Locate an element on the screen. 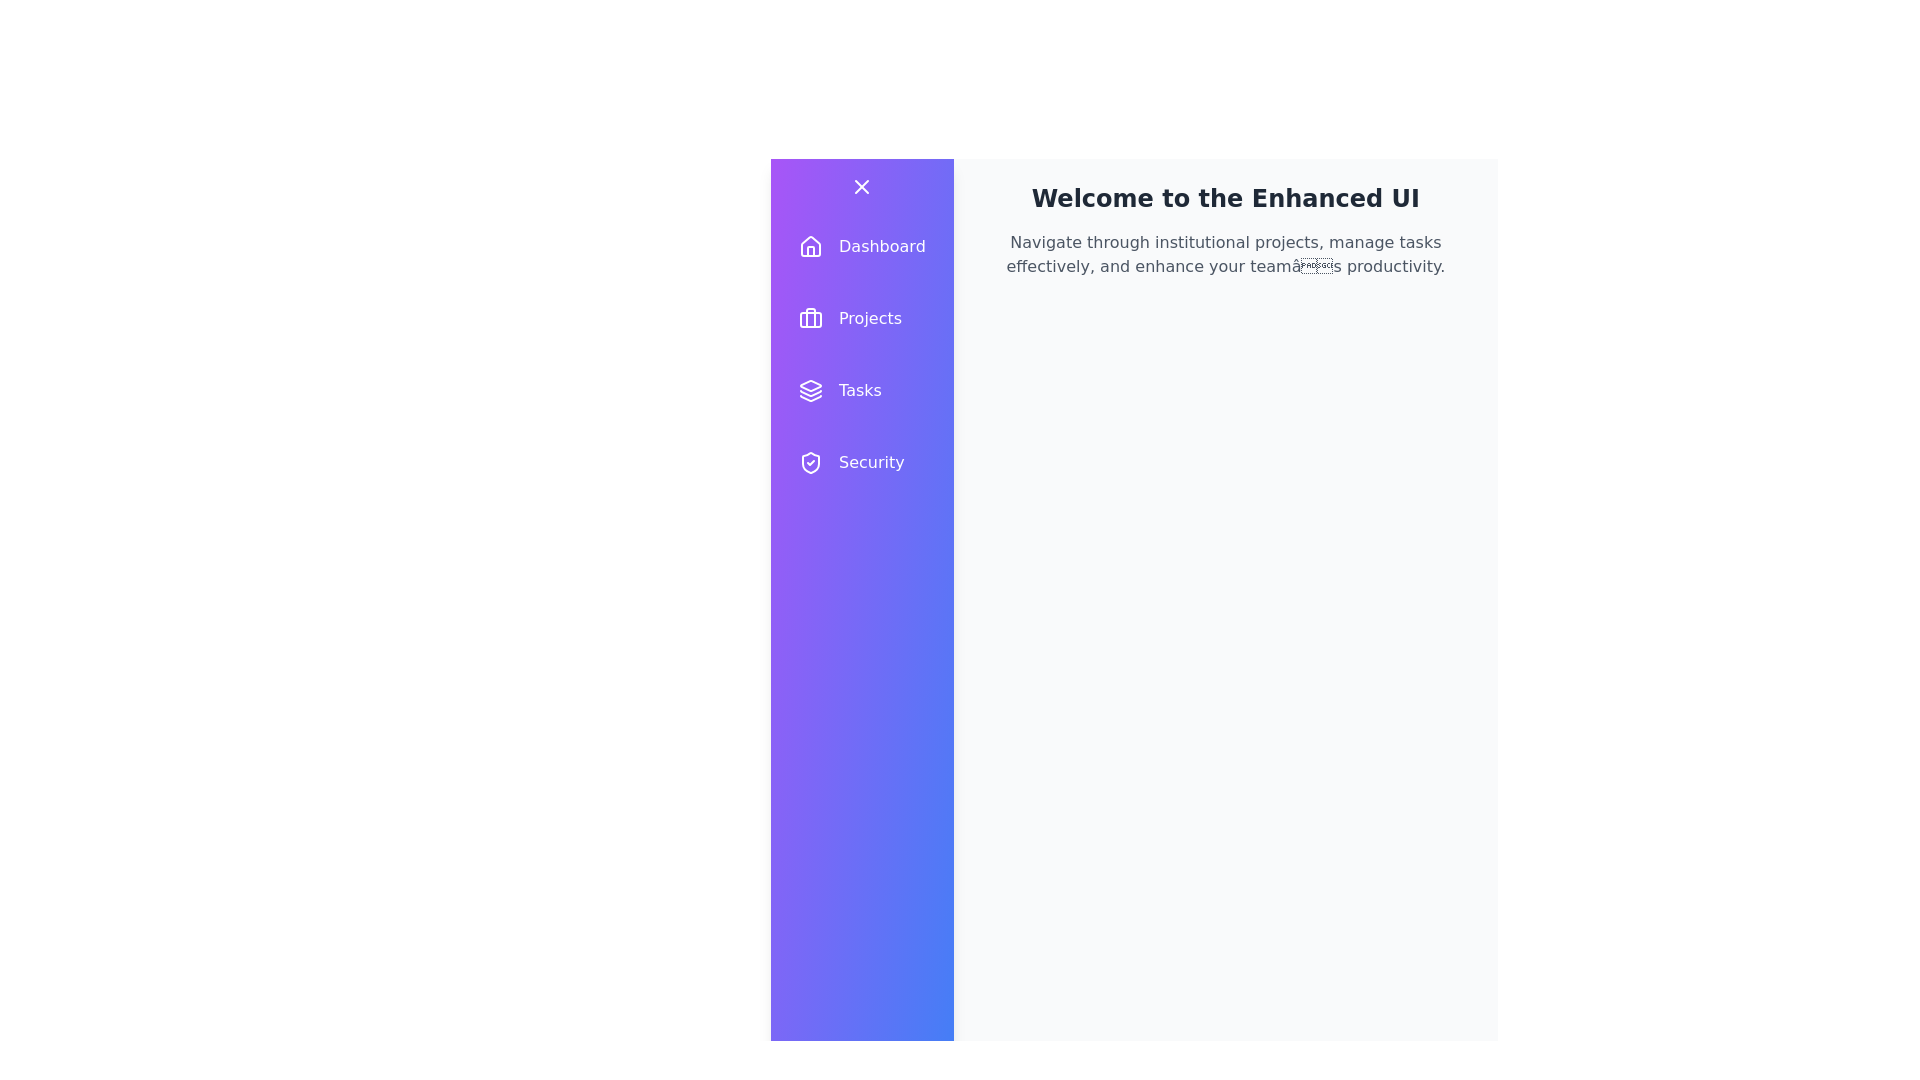 The height and width of the screenshot is (1080, 1920). the small briefcase icon with a purple background located in the vertical menu bar, positioned directly to the left of the text 'Projects' is located at coordinates (811, 318).